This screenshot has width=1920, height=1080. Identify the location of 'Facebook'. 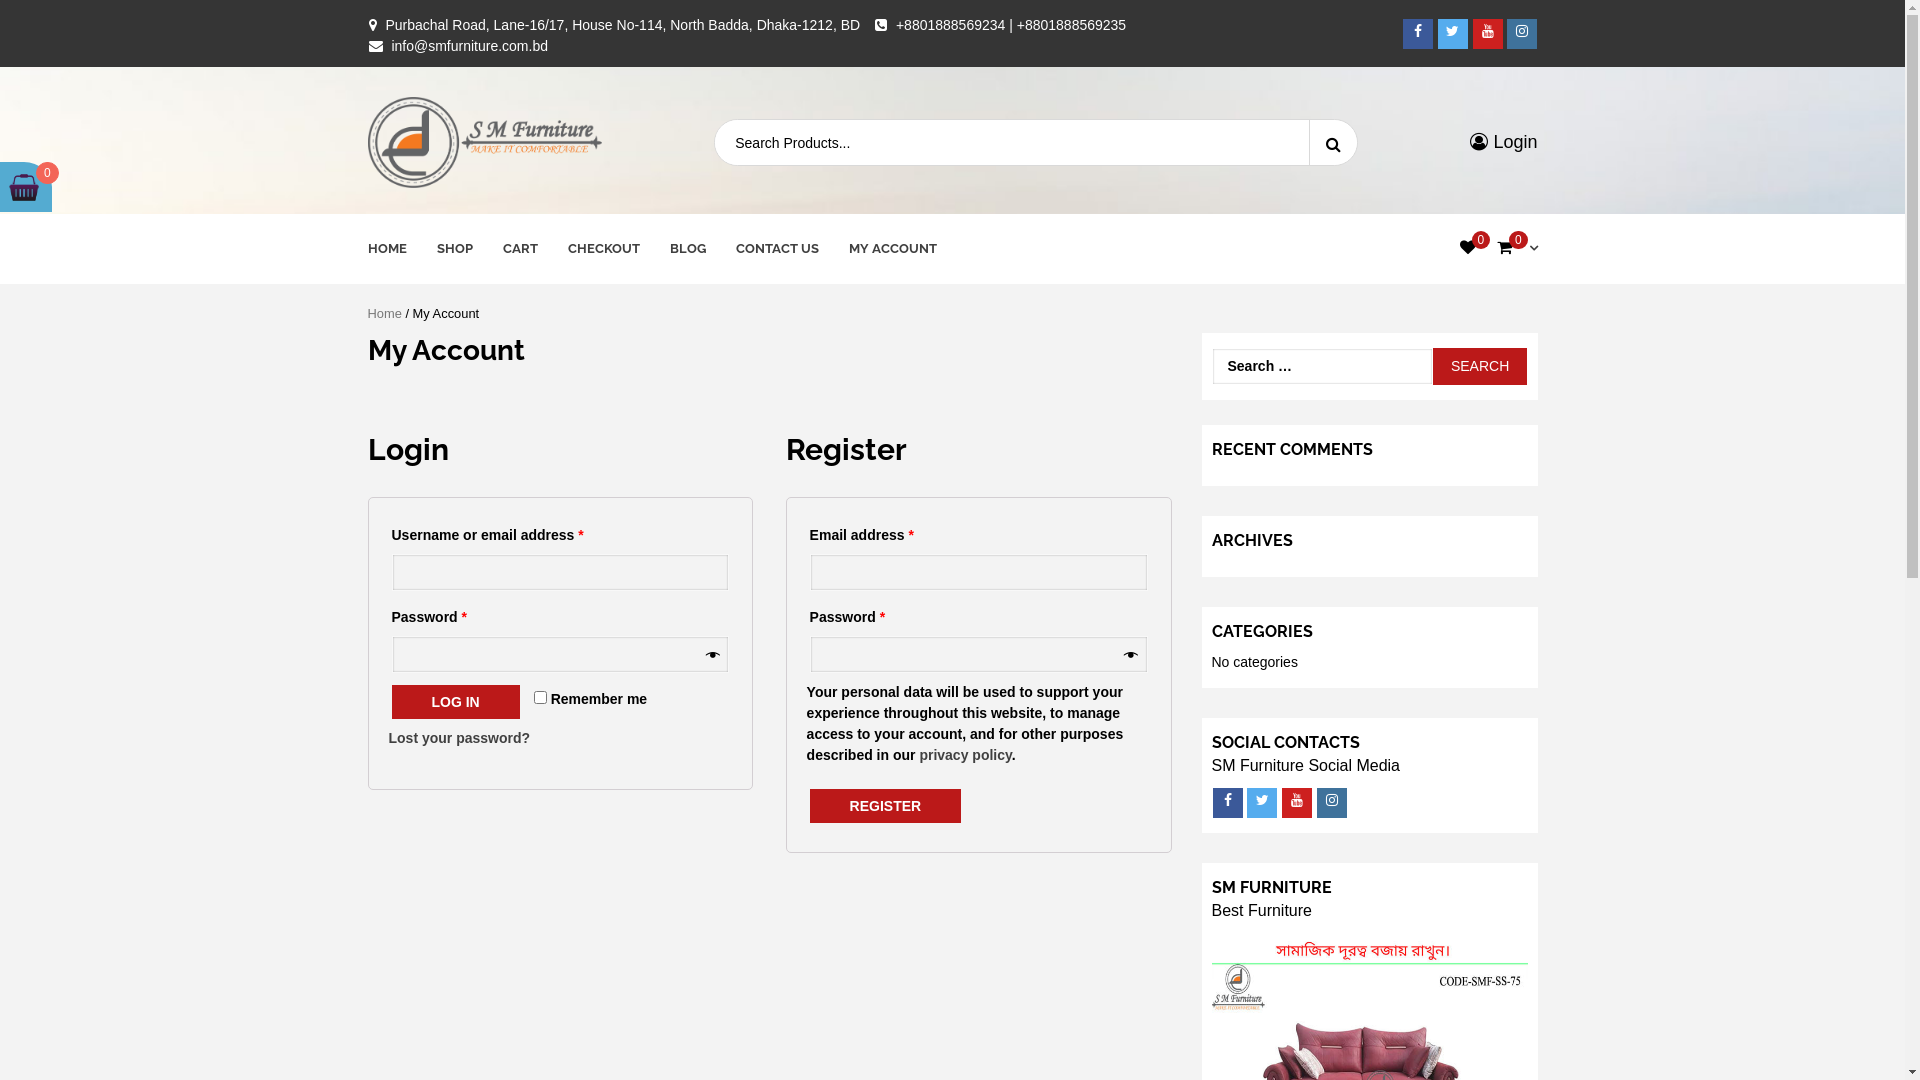
(1416, 33).